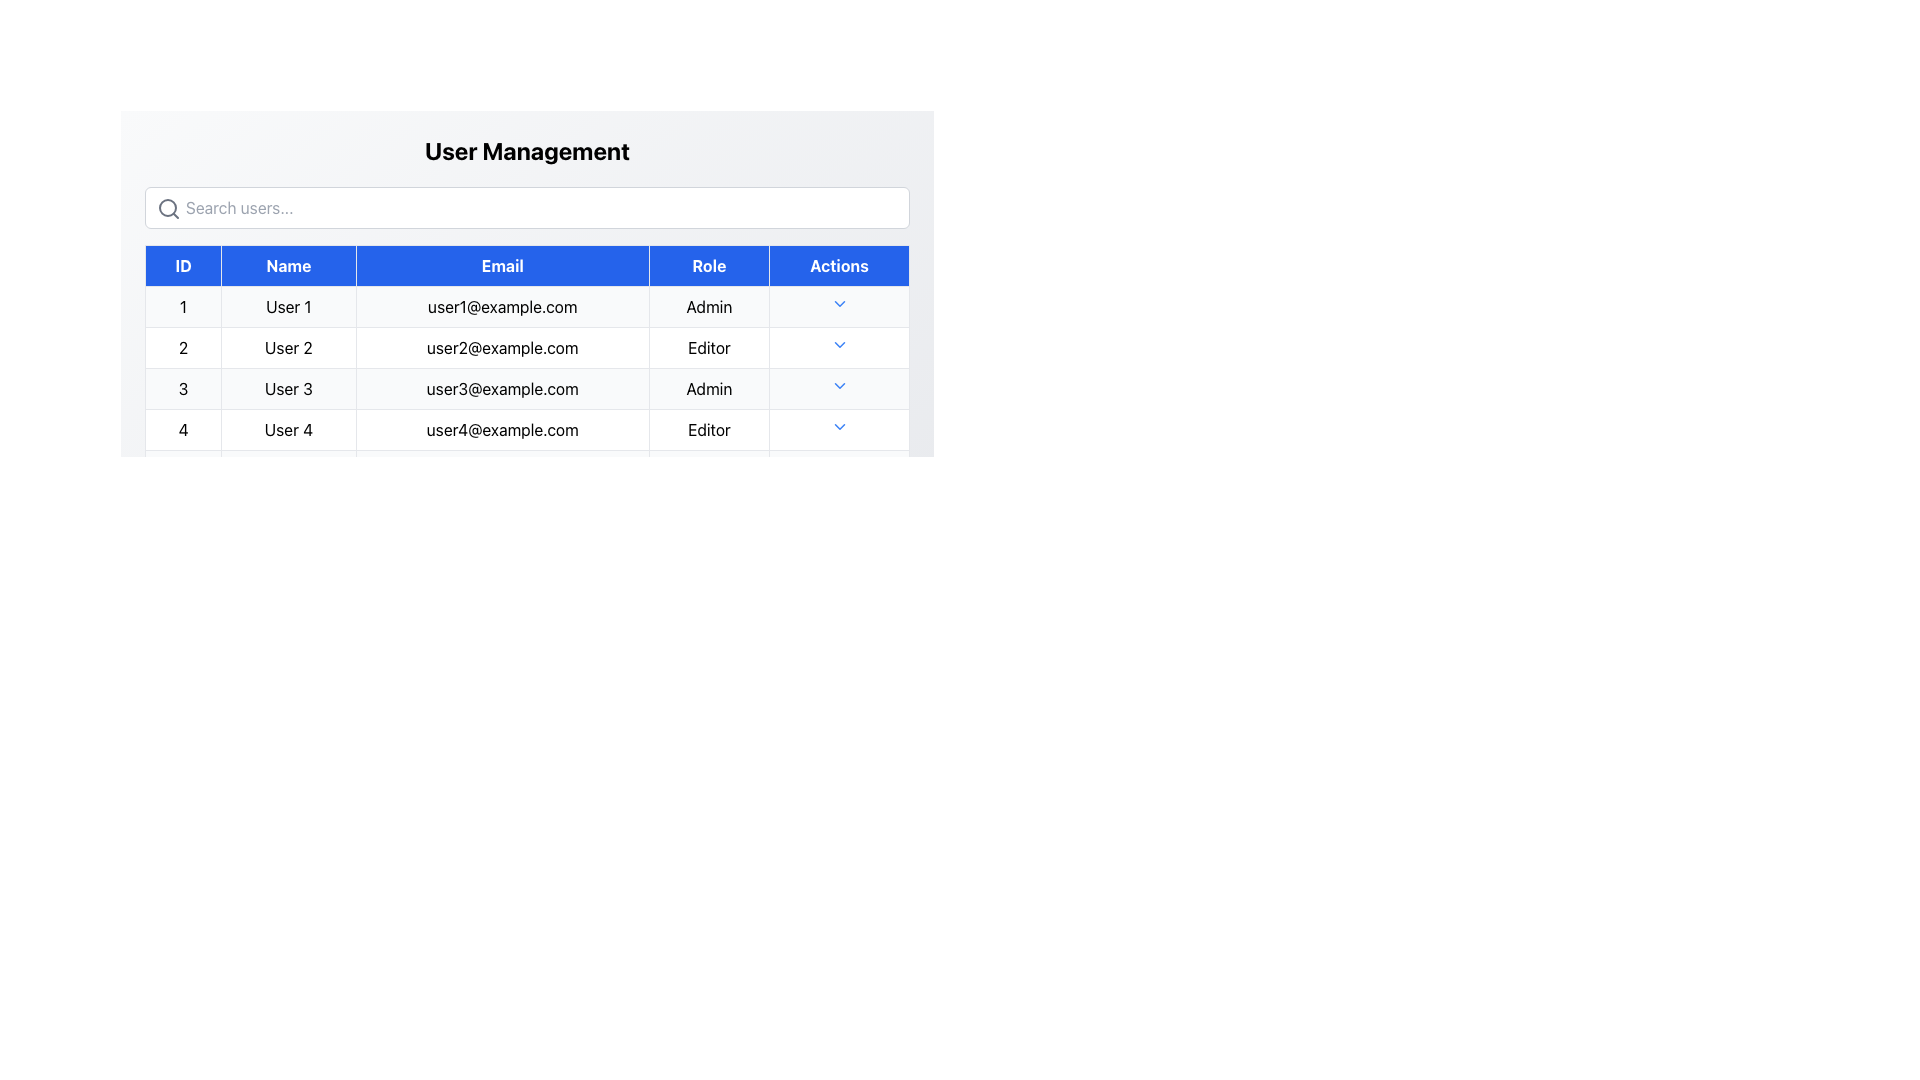 The width and height of the screenshot is (1920, 1080). Describe the element at coordinates (839, 385) in the screenshot. I see `the Dropdown trigger button featuring a downward-pointing chevron arrow icon, located in the third row of the 'Actions' column aligned with 'User 3'` at that location.